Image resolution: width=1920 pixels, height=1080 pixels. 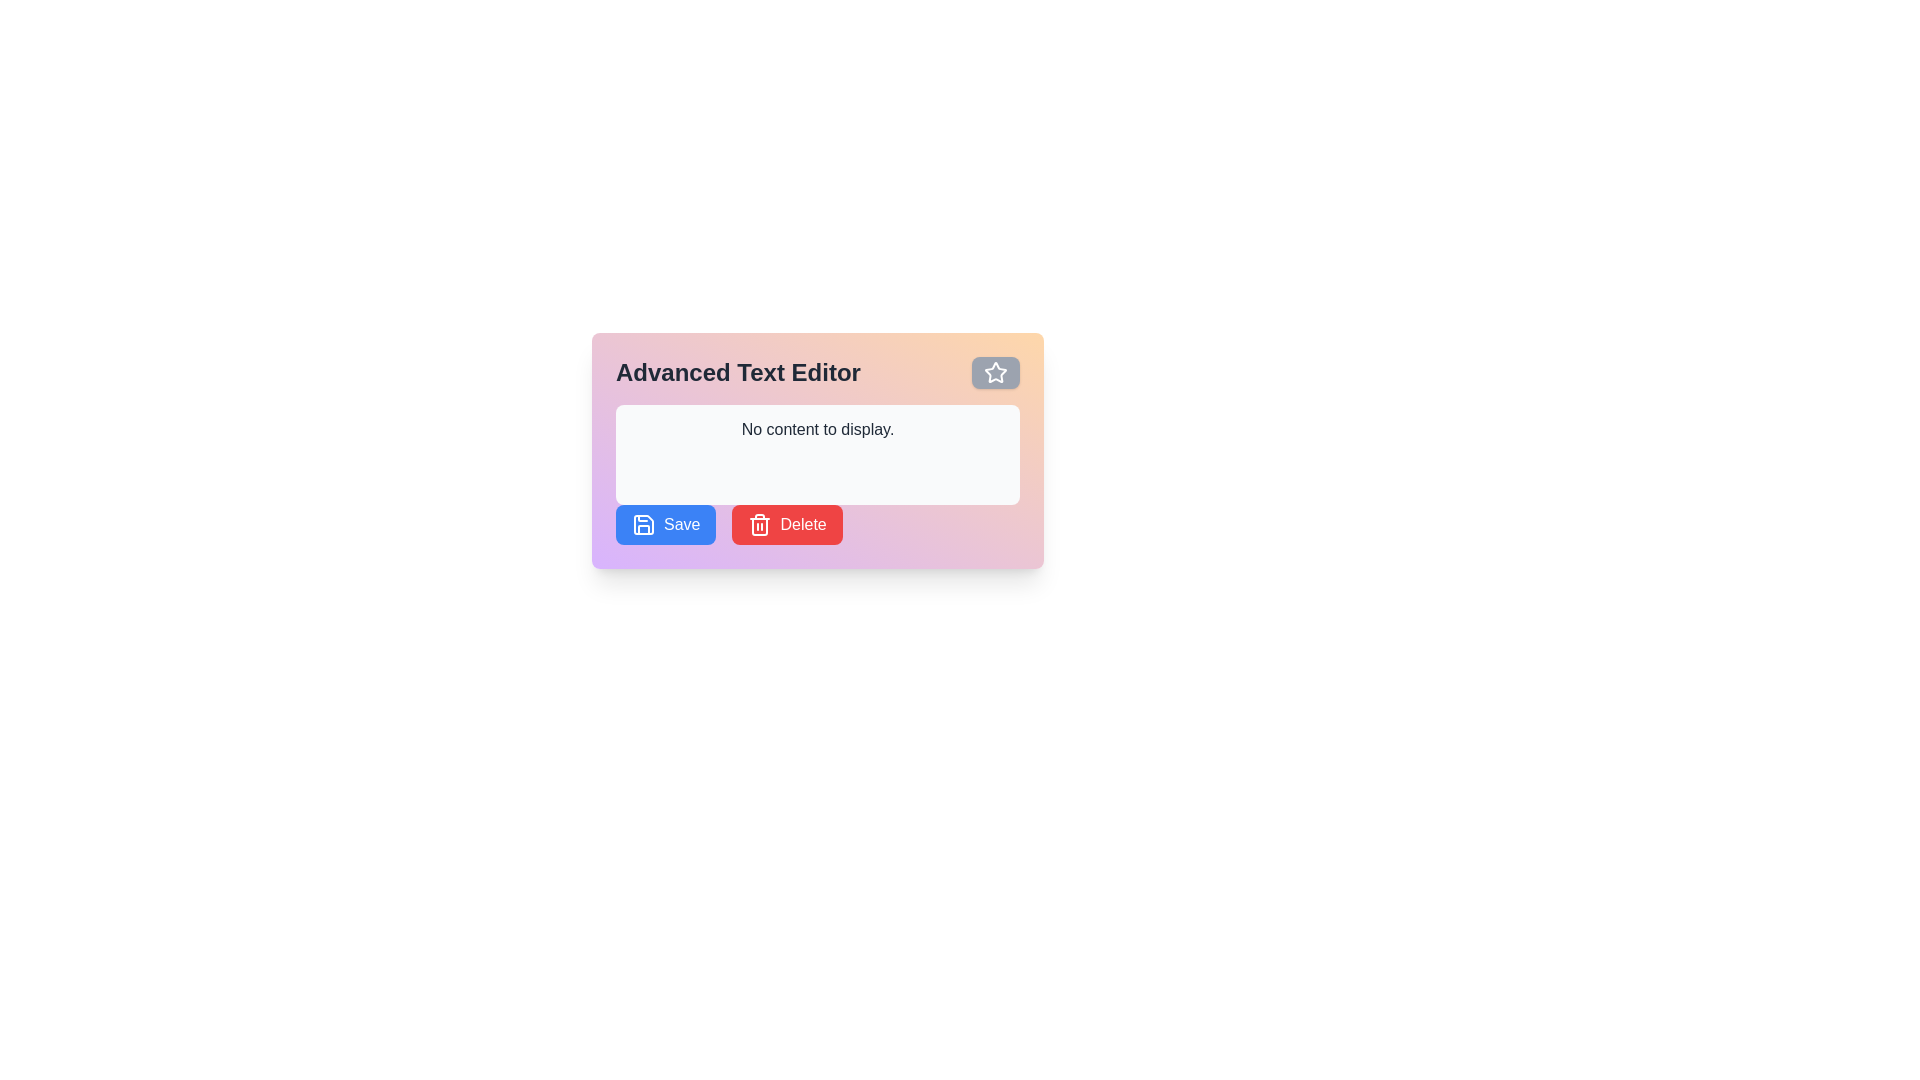 I want to click on the Star icon located in the top-right corner of the dialog box next to the 'Advanced Text Editor' title, which signifies marking items as important or preferred, so click(x=996, y=372).